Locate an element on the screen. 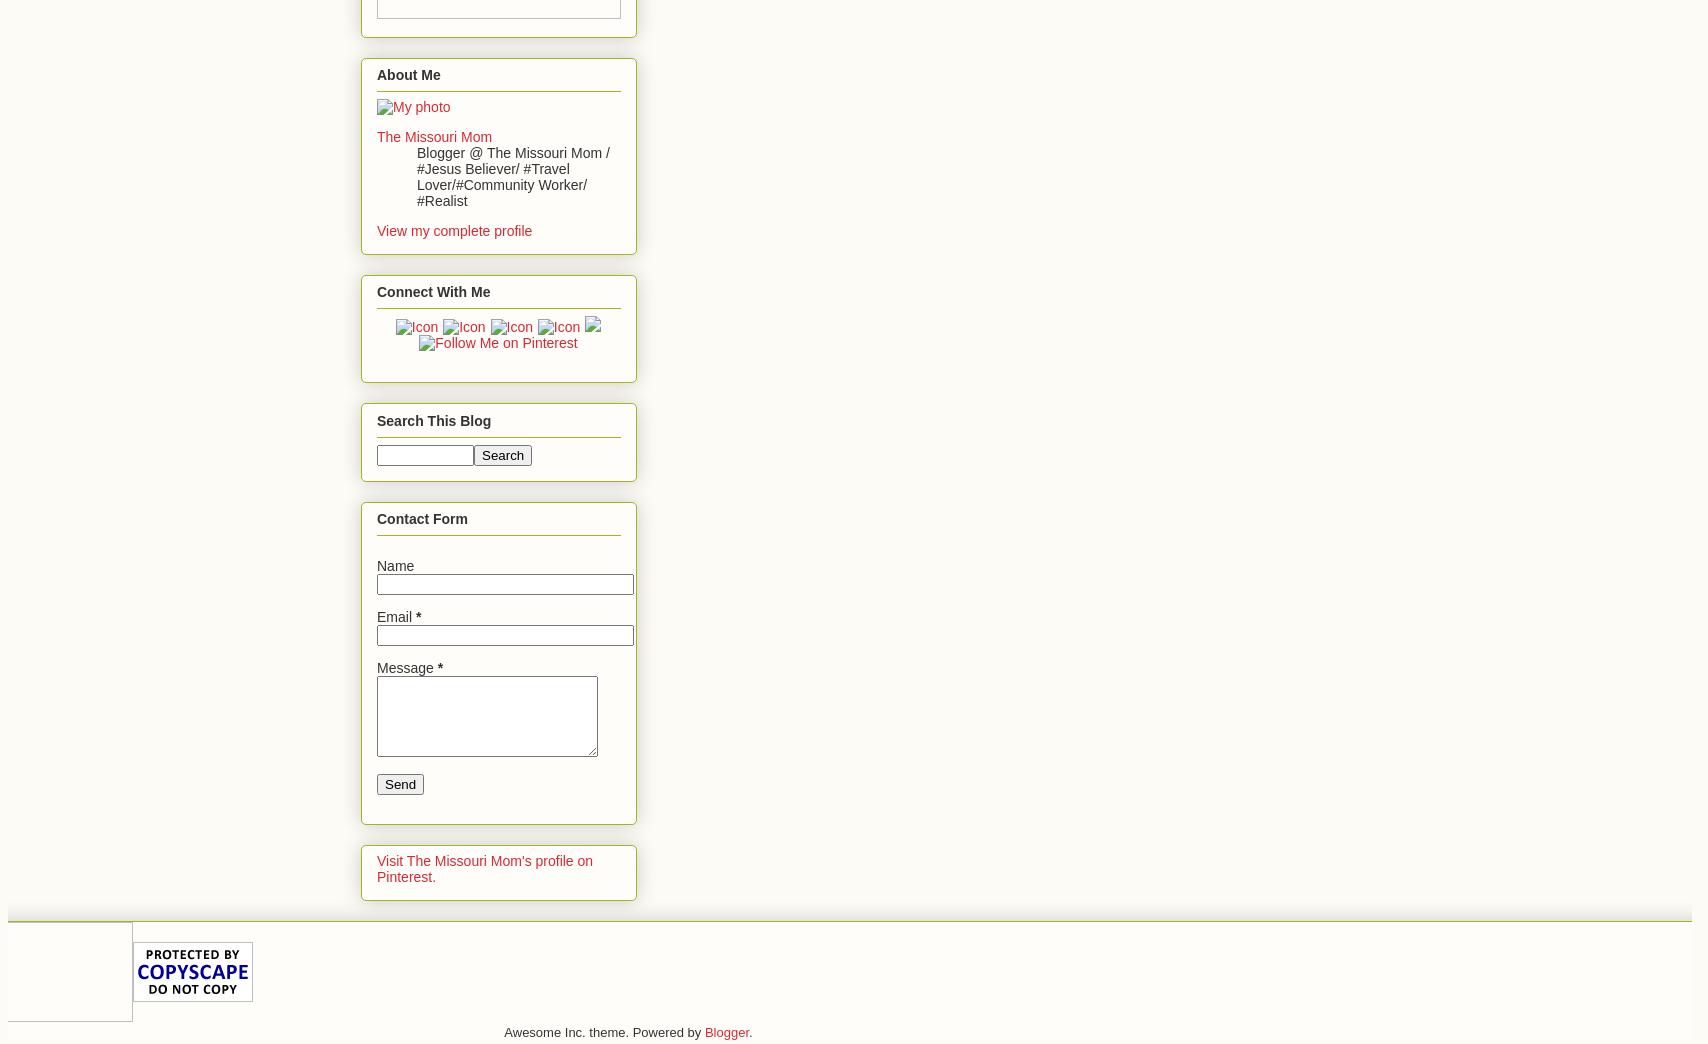 This screenshot has width=1708, height=1044. 'Message' is located at coordinates (407, 666).